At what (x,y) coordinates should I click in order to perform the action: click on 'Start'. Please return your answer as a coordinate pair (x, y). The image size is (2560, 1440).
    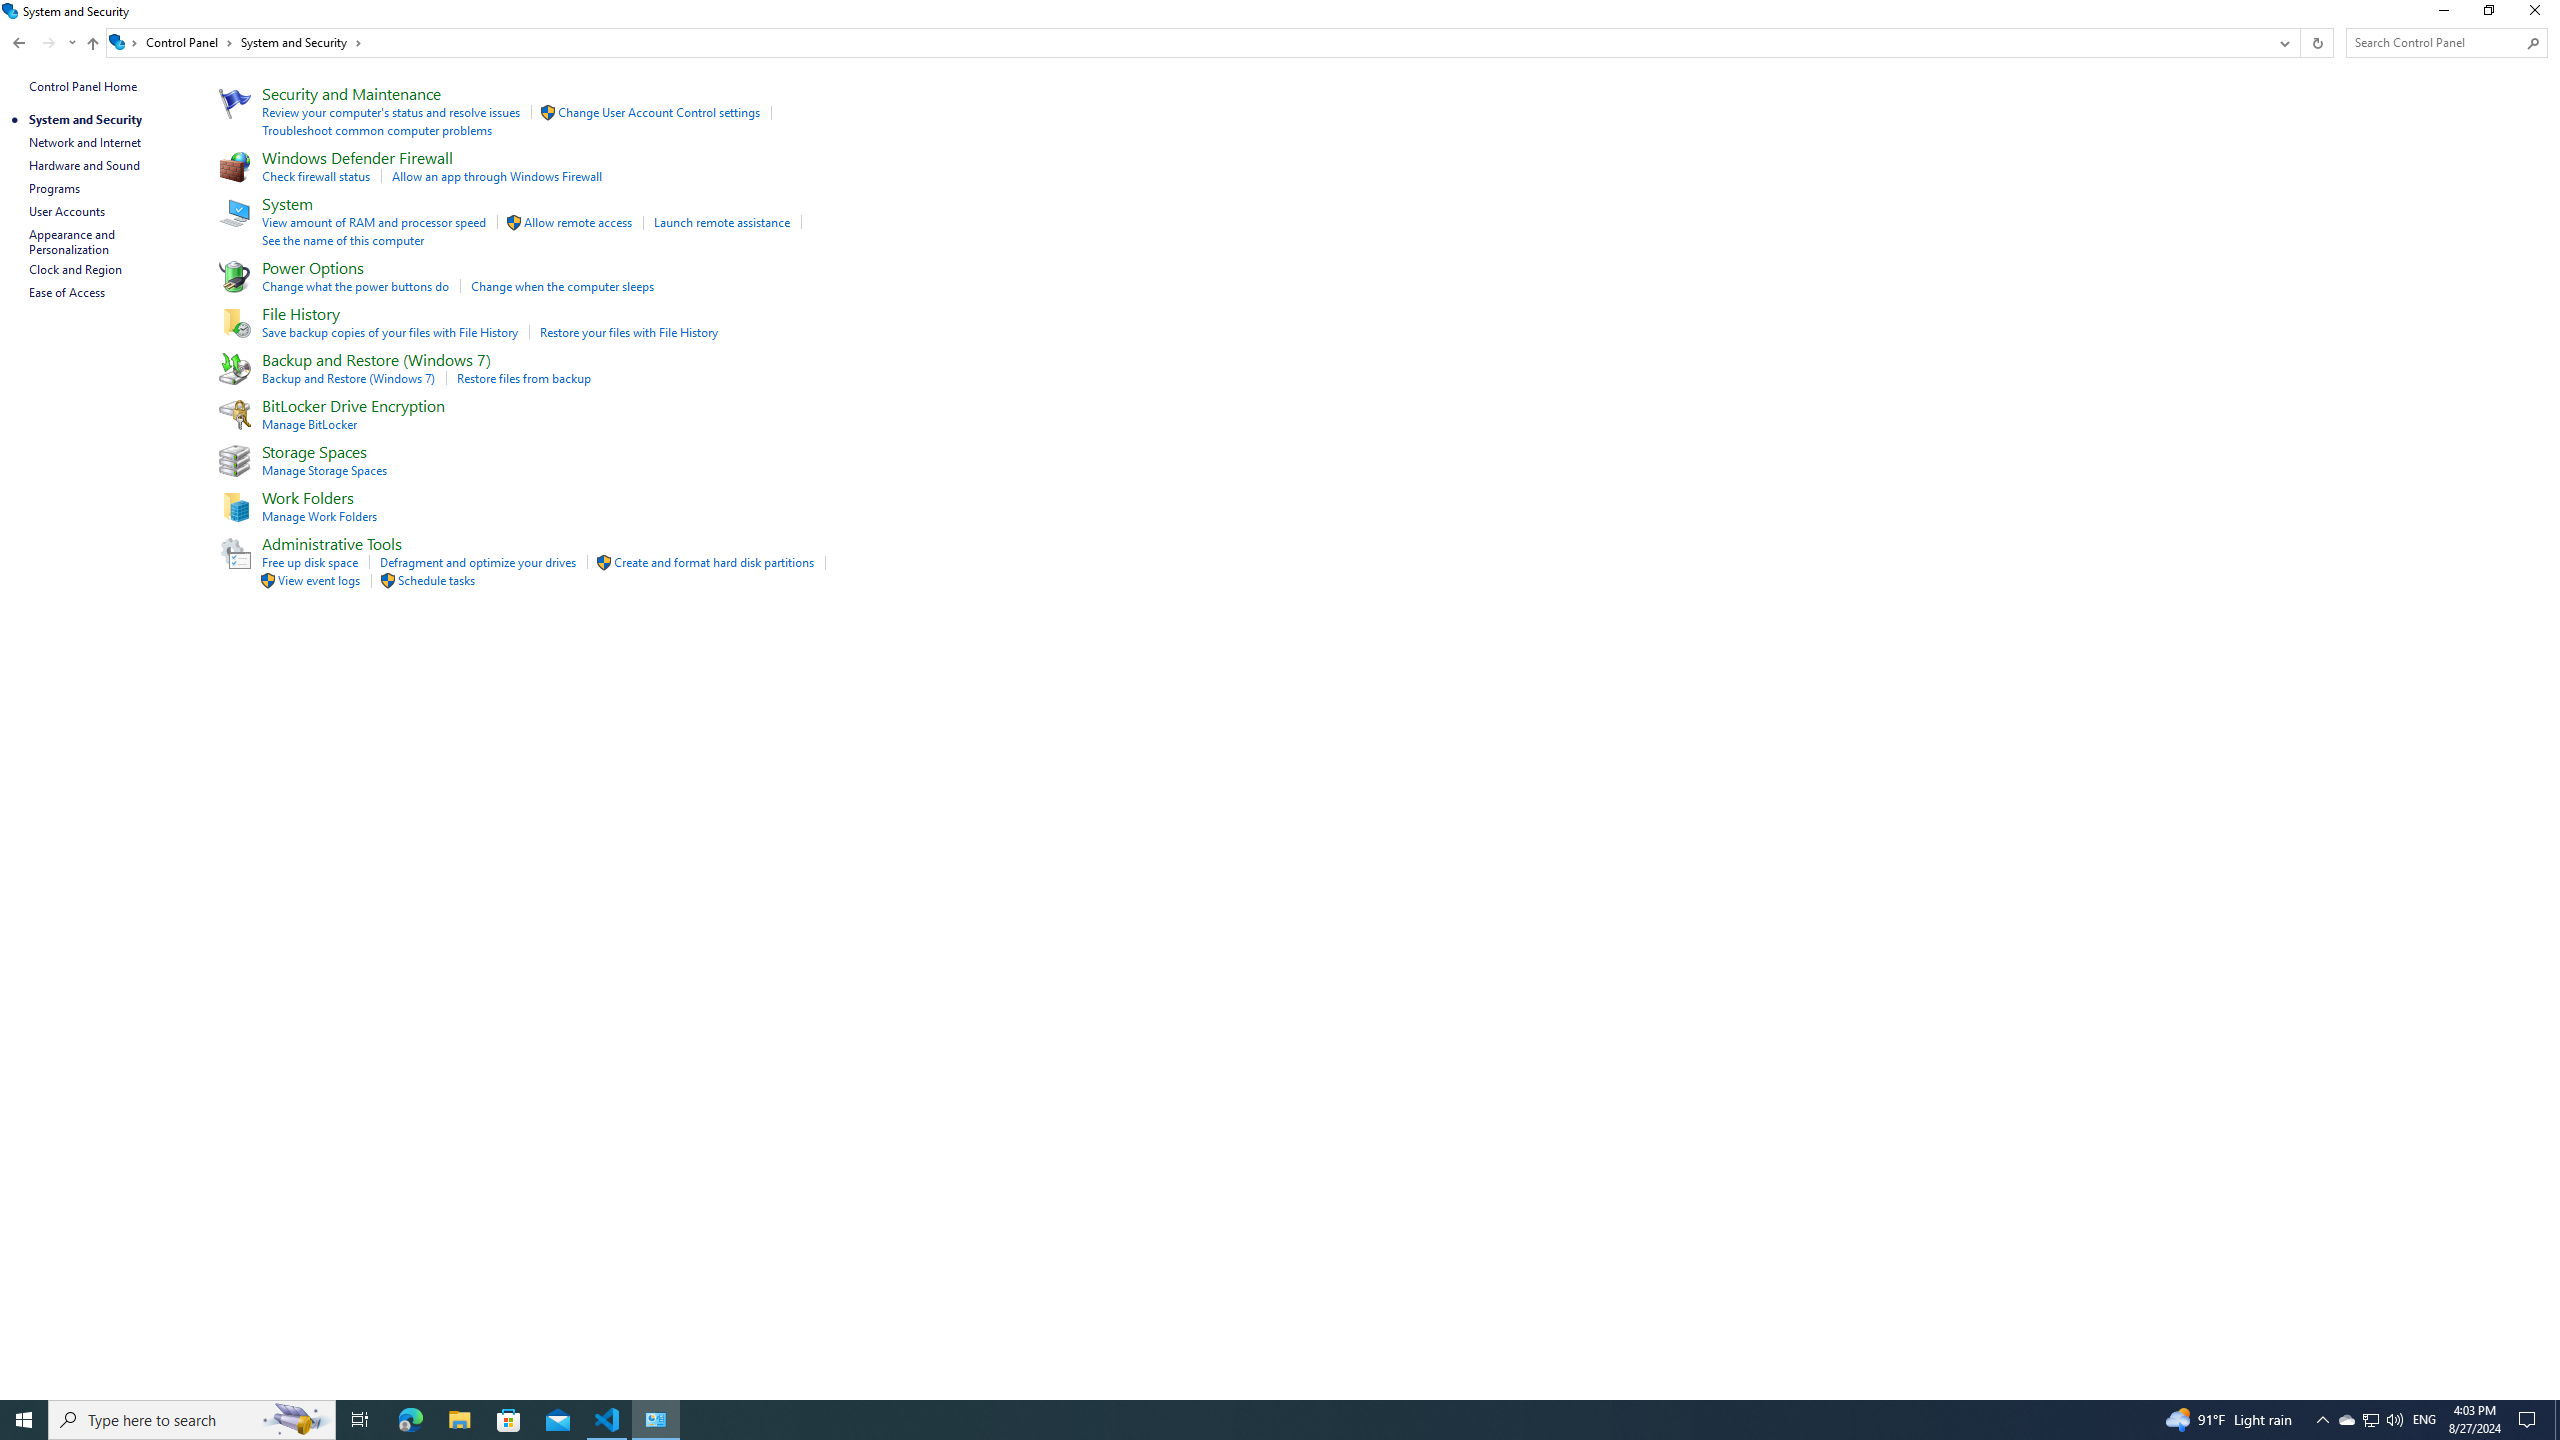
    Looking at the image, I should click on (24, 1418).